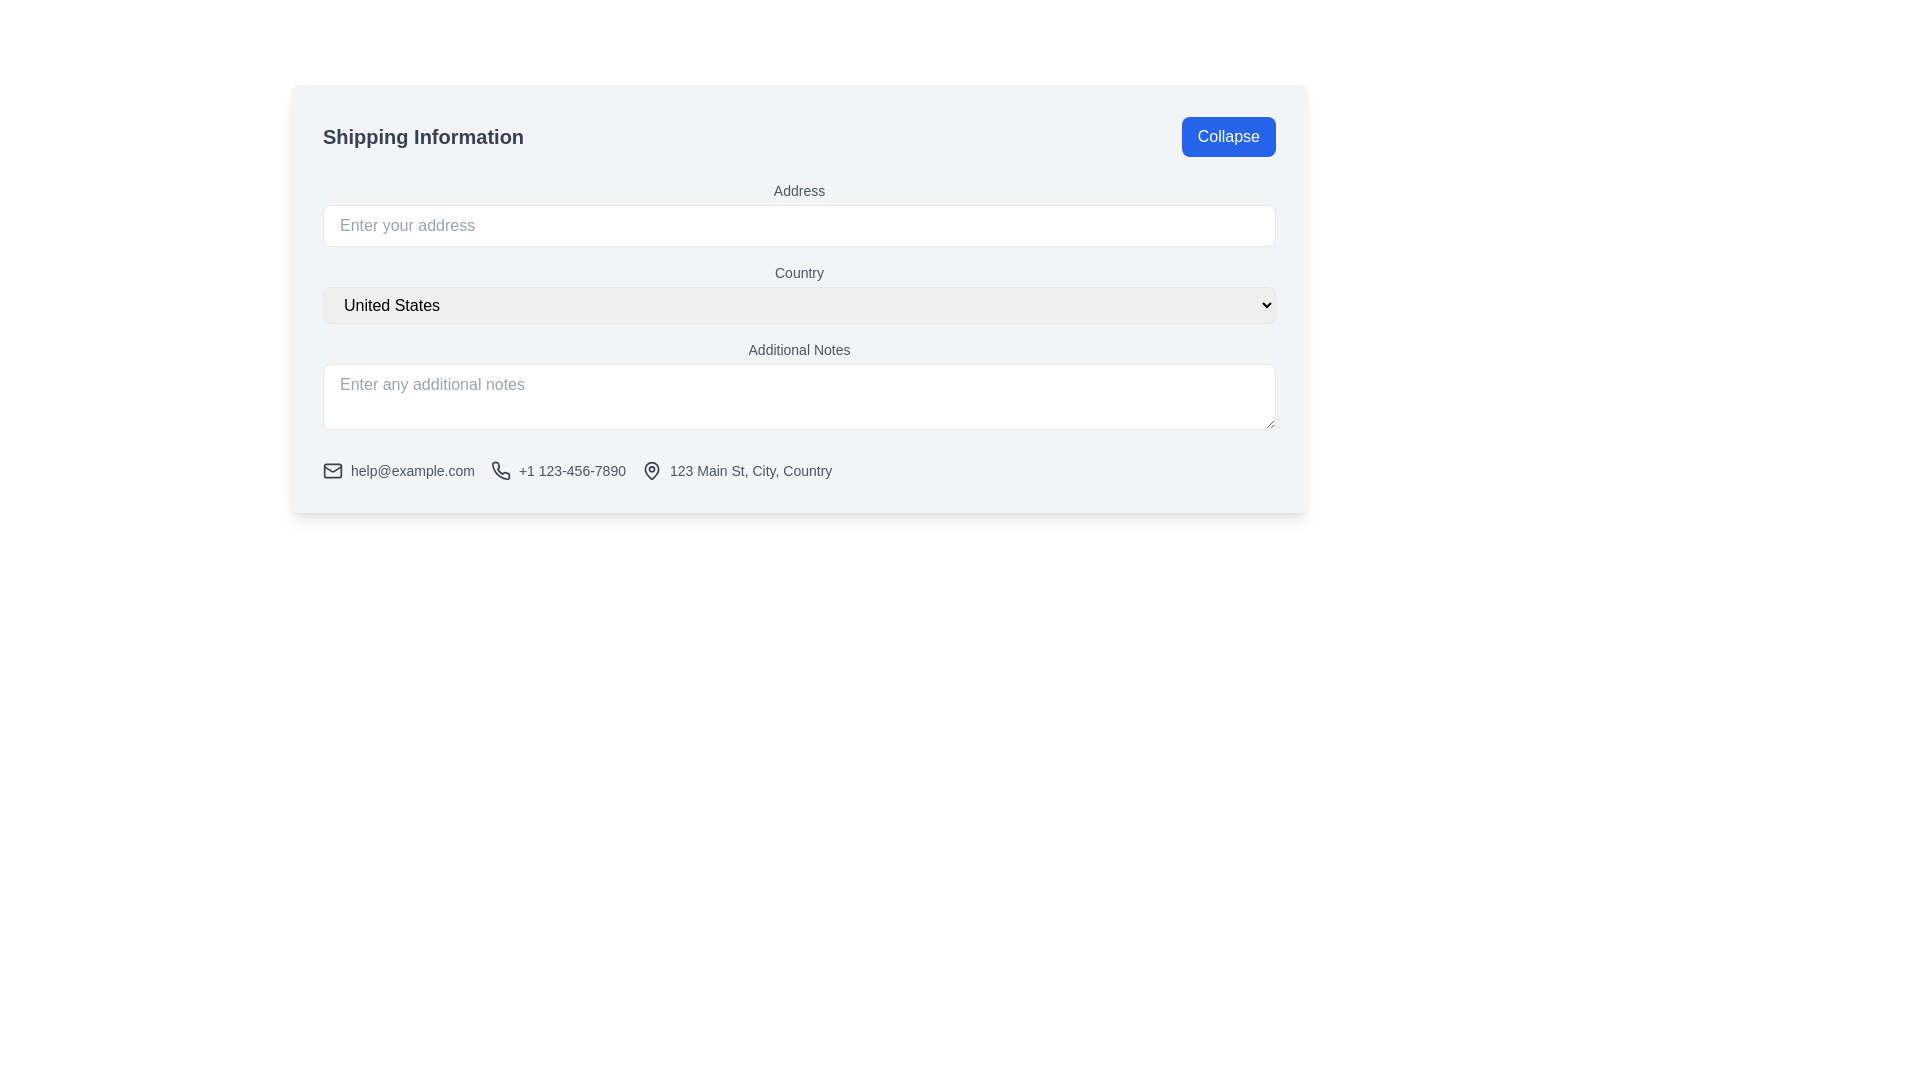 This screenshot has height=1080, width=1920. I want to click on the envelope icon, which is a rectangular shape with rounded corners, light gray border, and white-filled inside, located to the left of 'help@example.com' in the contact details row, so click(332, 470).